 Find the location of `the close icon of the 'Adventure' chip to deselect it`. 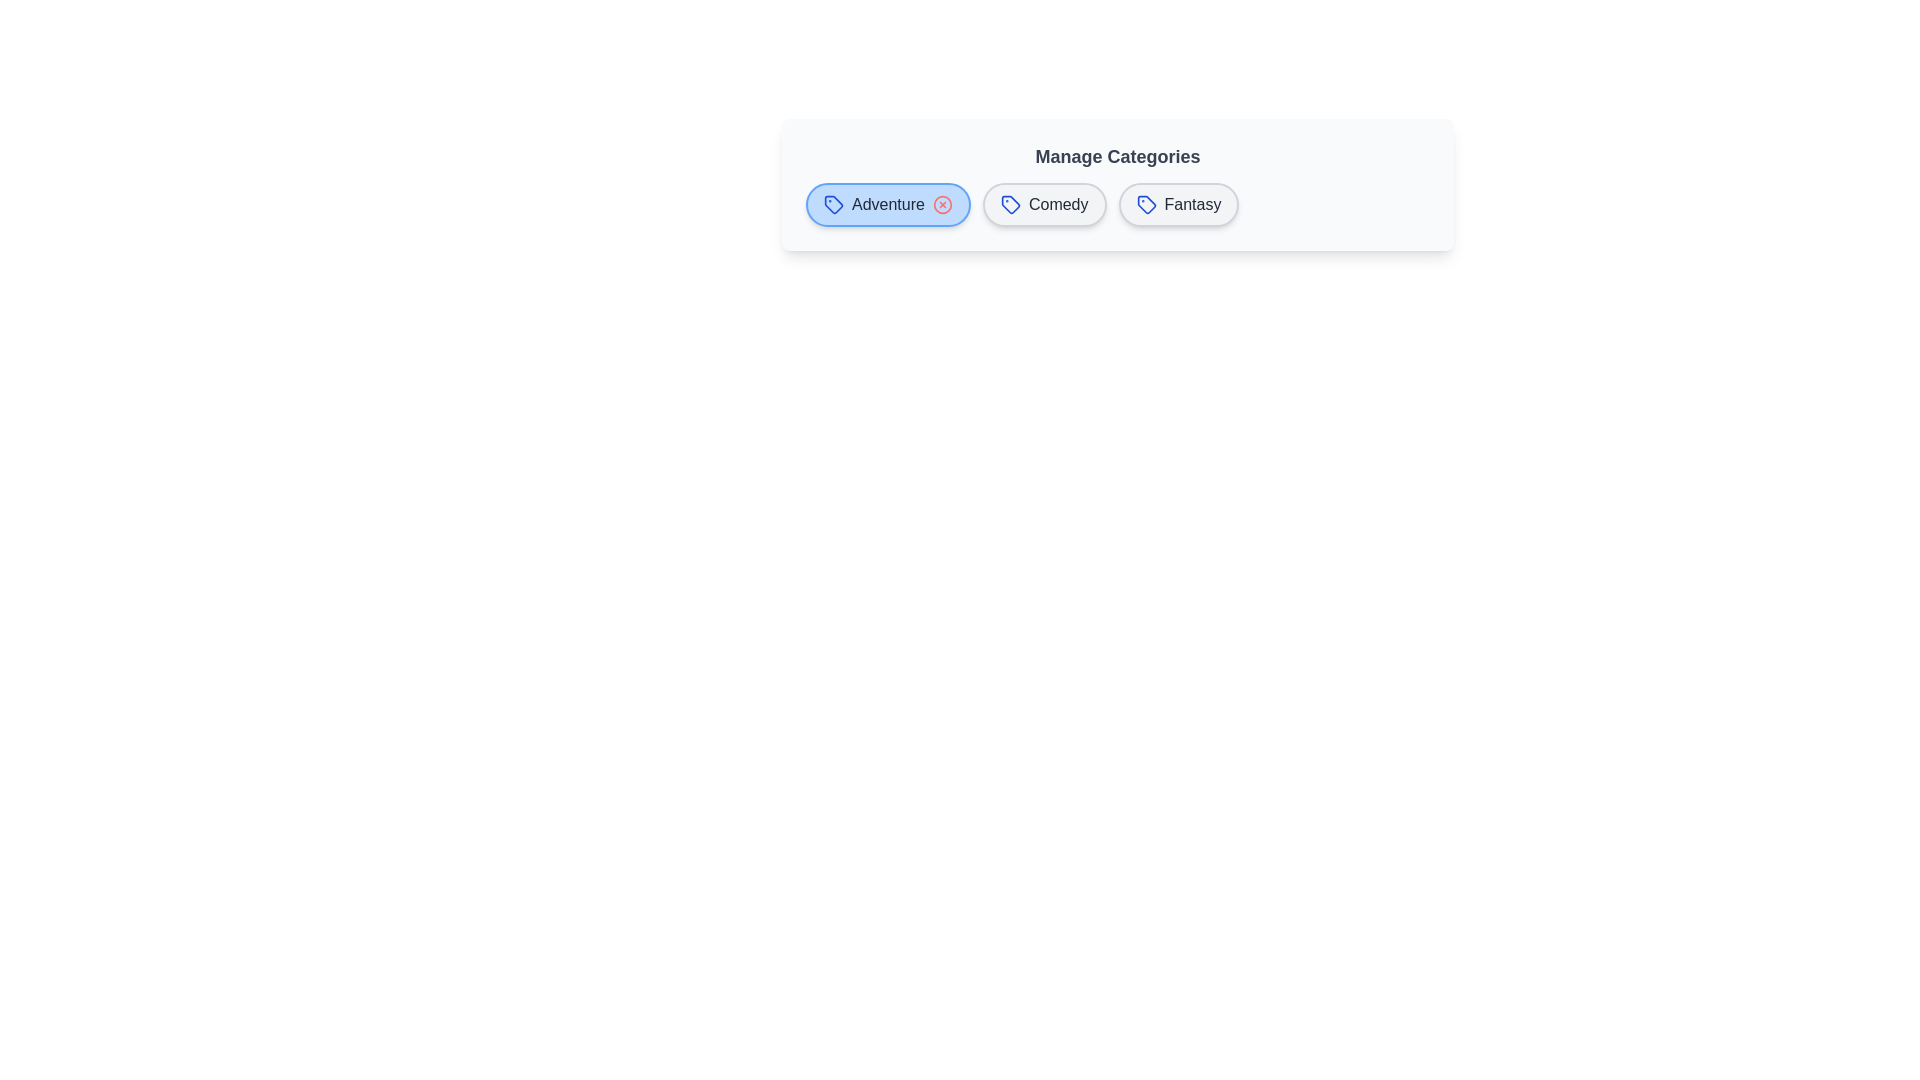

the close icon of the 'Adventure' chip to deselect it is located at coordinates (941, 204).